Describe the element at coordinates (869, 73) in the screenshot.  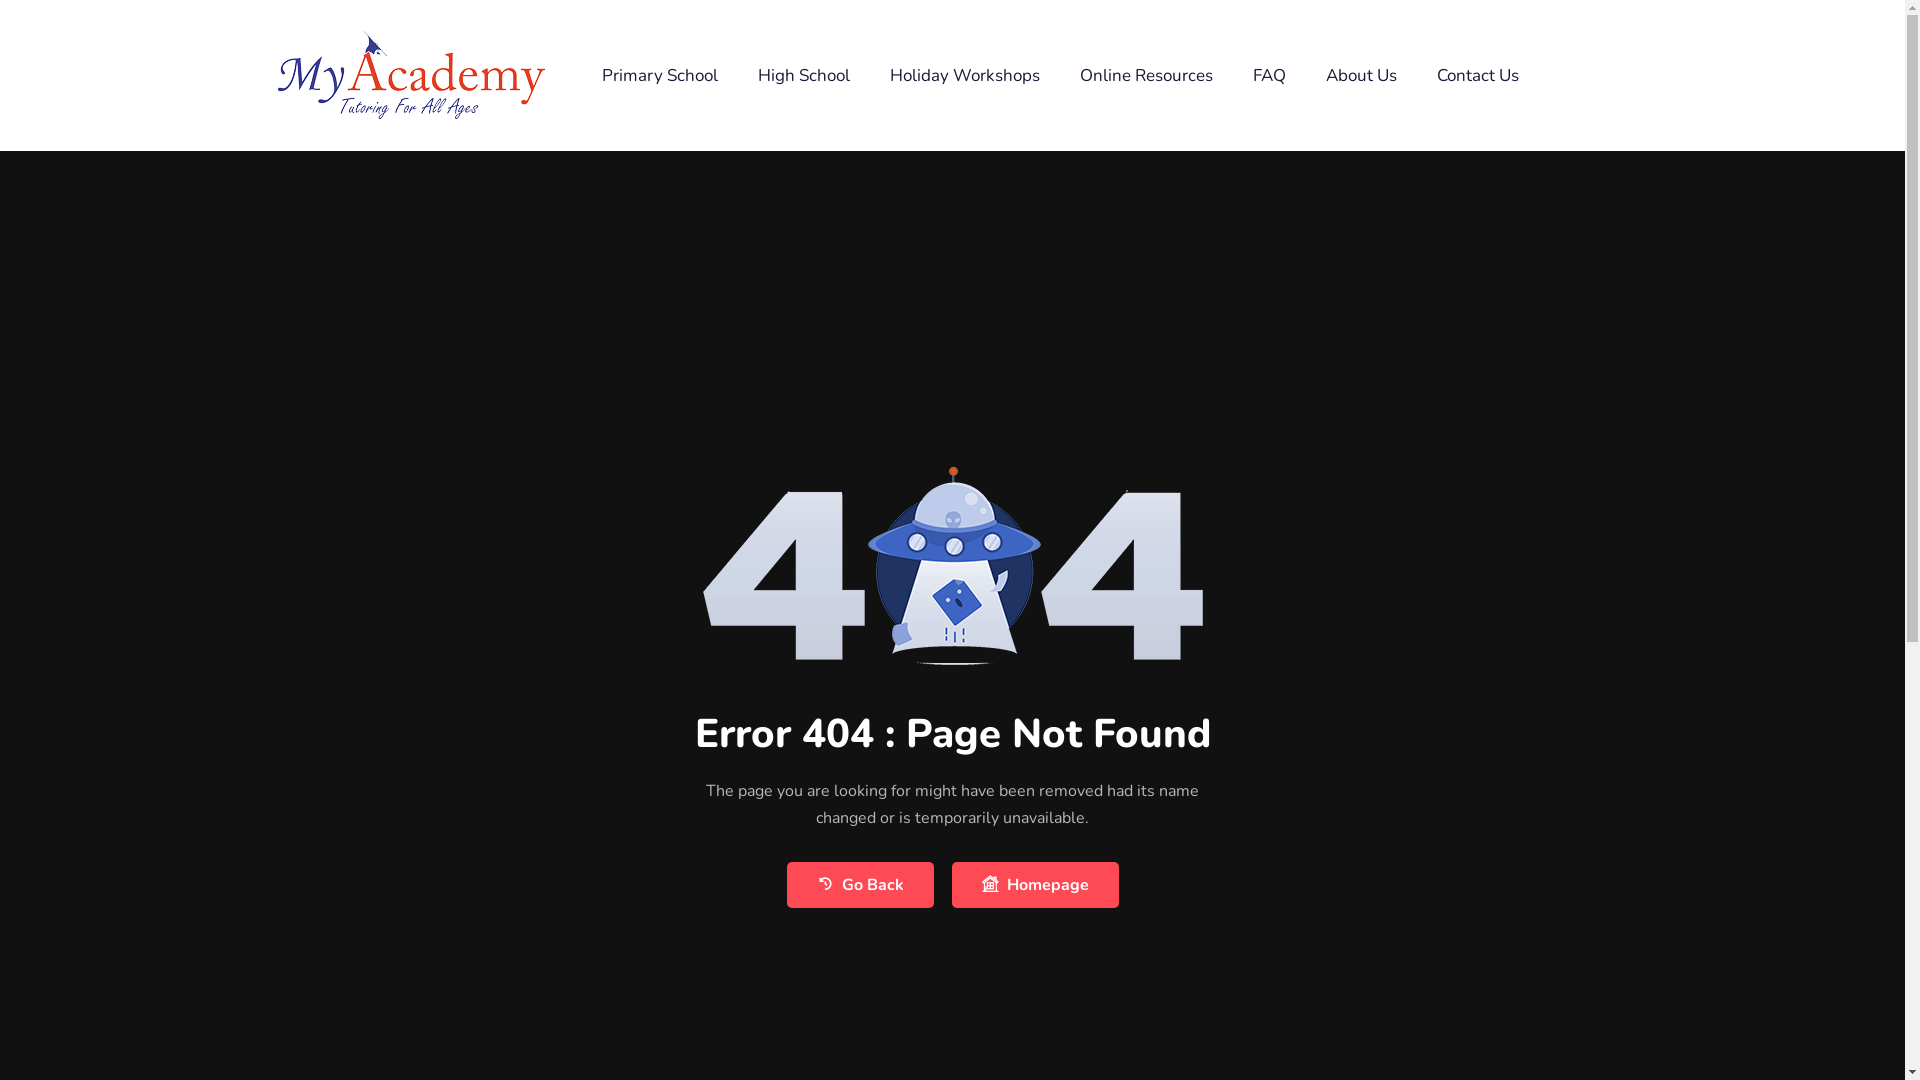
I see `'Holiday Workshops'` at that location.